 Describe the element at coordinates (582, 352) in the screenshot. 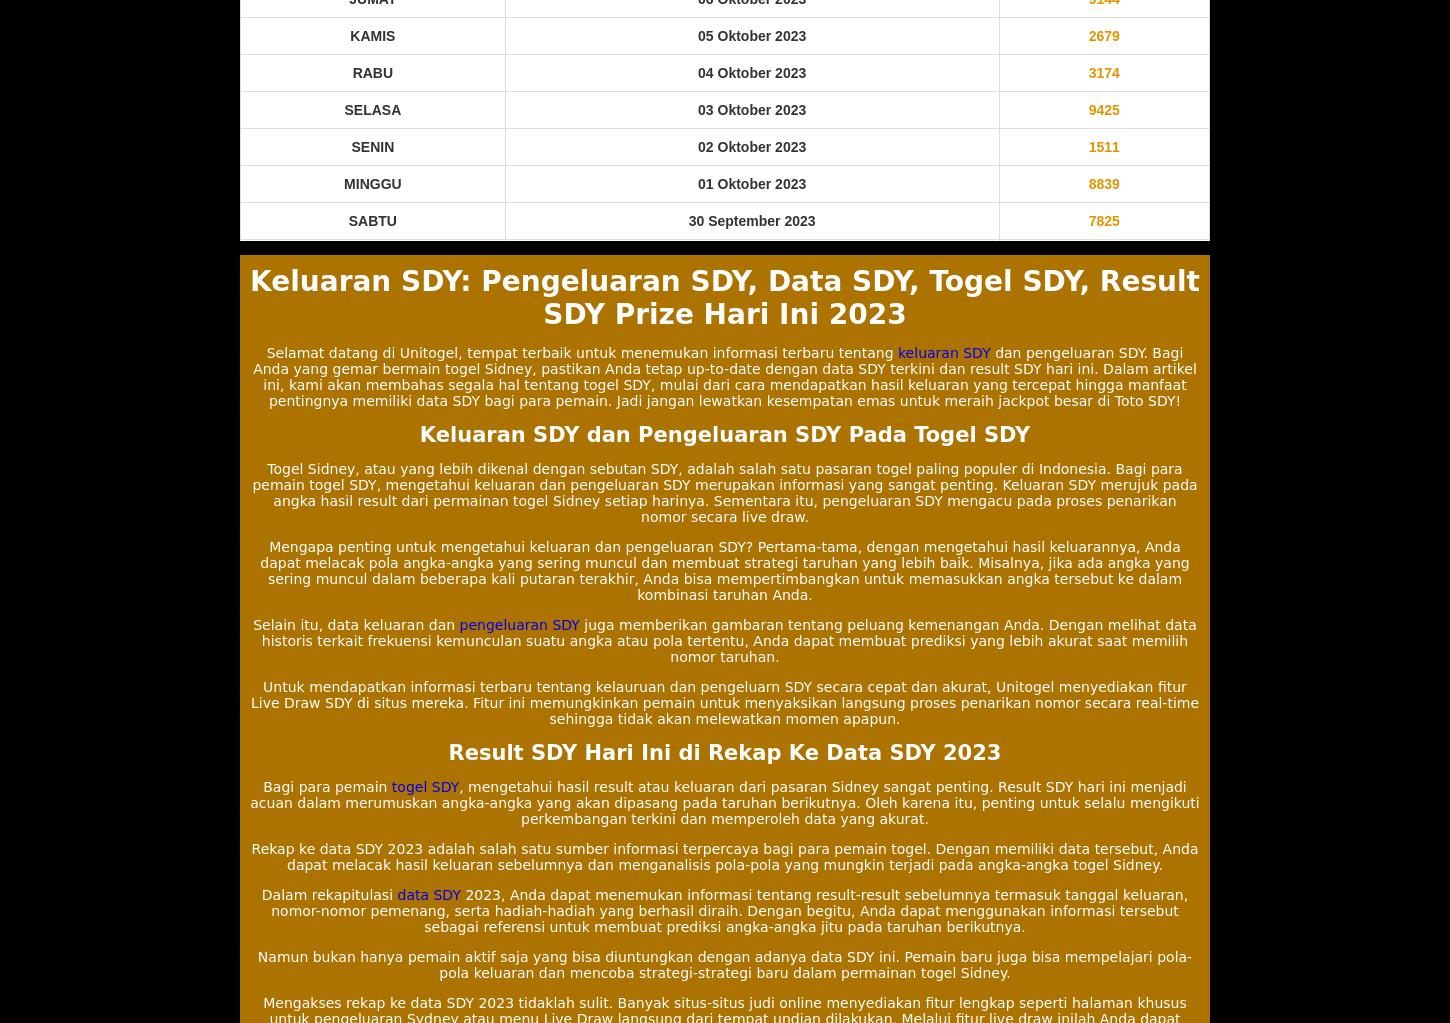

I see `'Selamat datang di Unitogel, tempat terbaik untuk menemukan informasi terbaru tentang'` at that location.